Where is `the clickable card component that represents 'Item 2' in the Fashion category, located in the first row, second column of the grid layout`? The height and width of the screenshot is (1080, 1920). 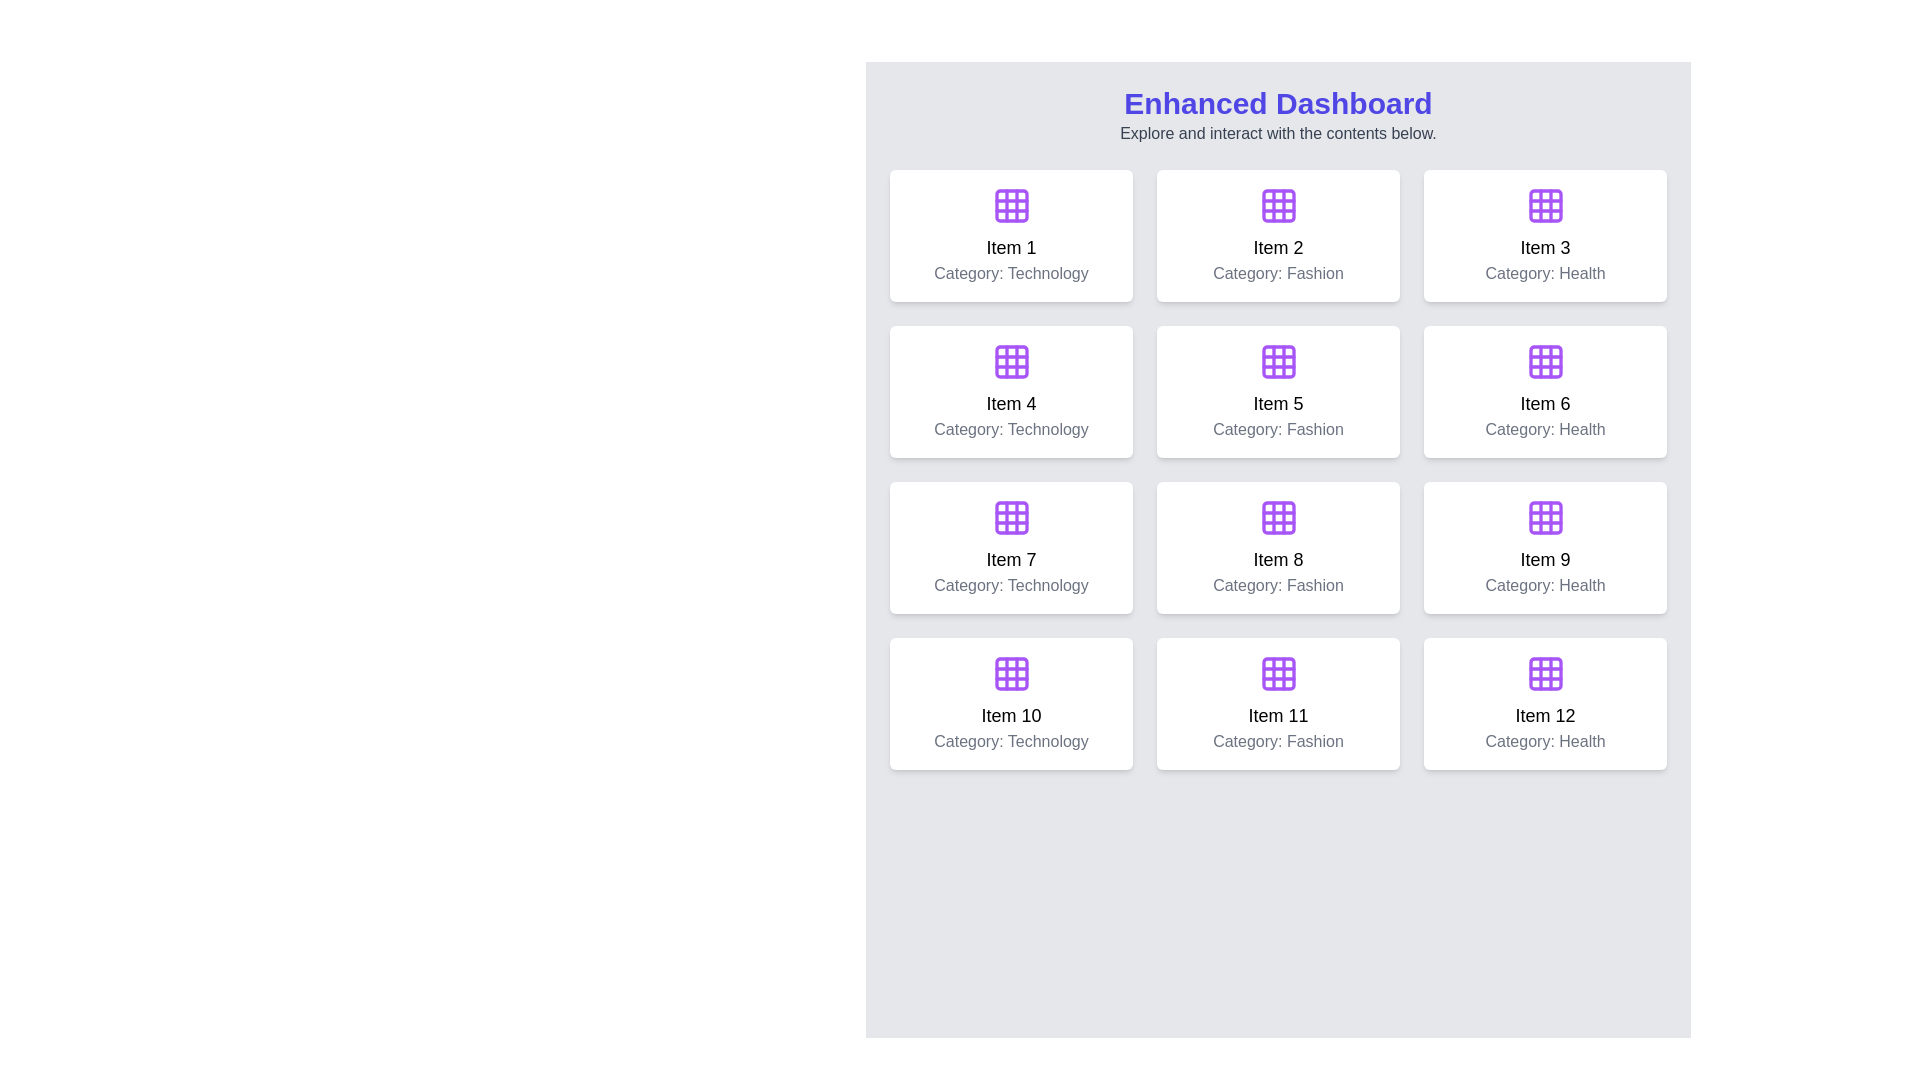
the clickable card component that represents 'Item 2' in the Fashion category, located in the first row, second column of the grid layout is located at coordinates (1277, 234).